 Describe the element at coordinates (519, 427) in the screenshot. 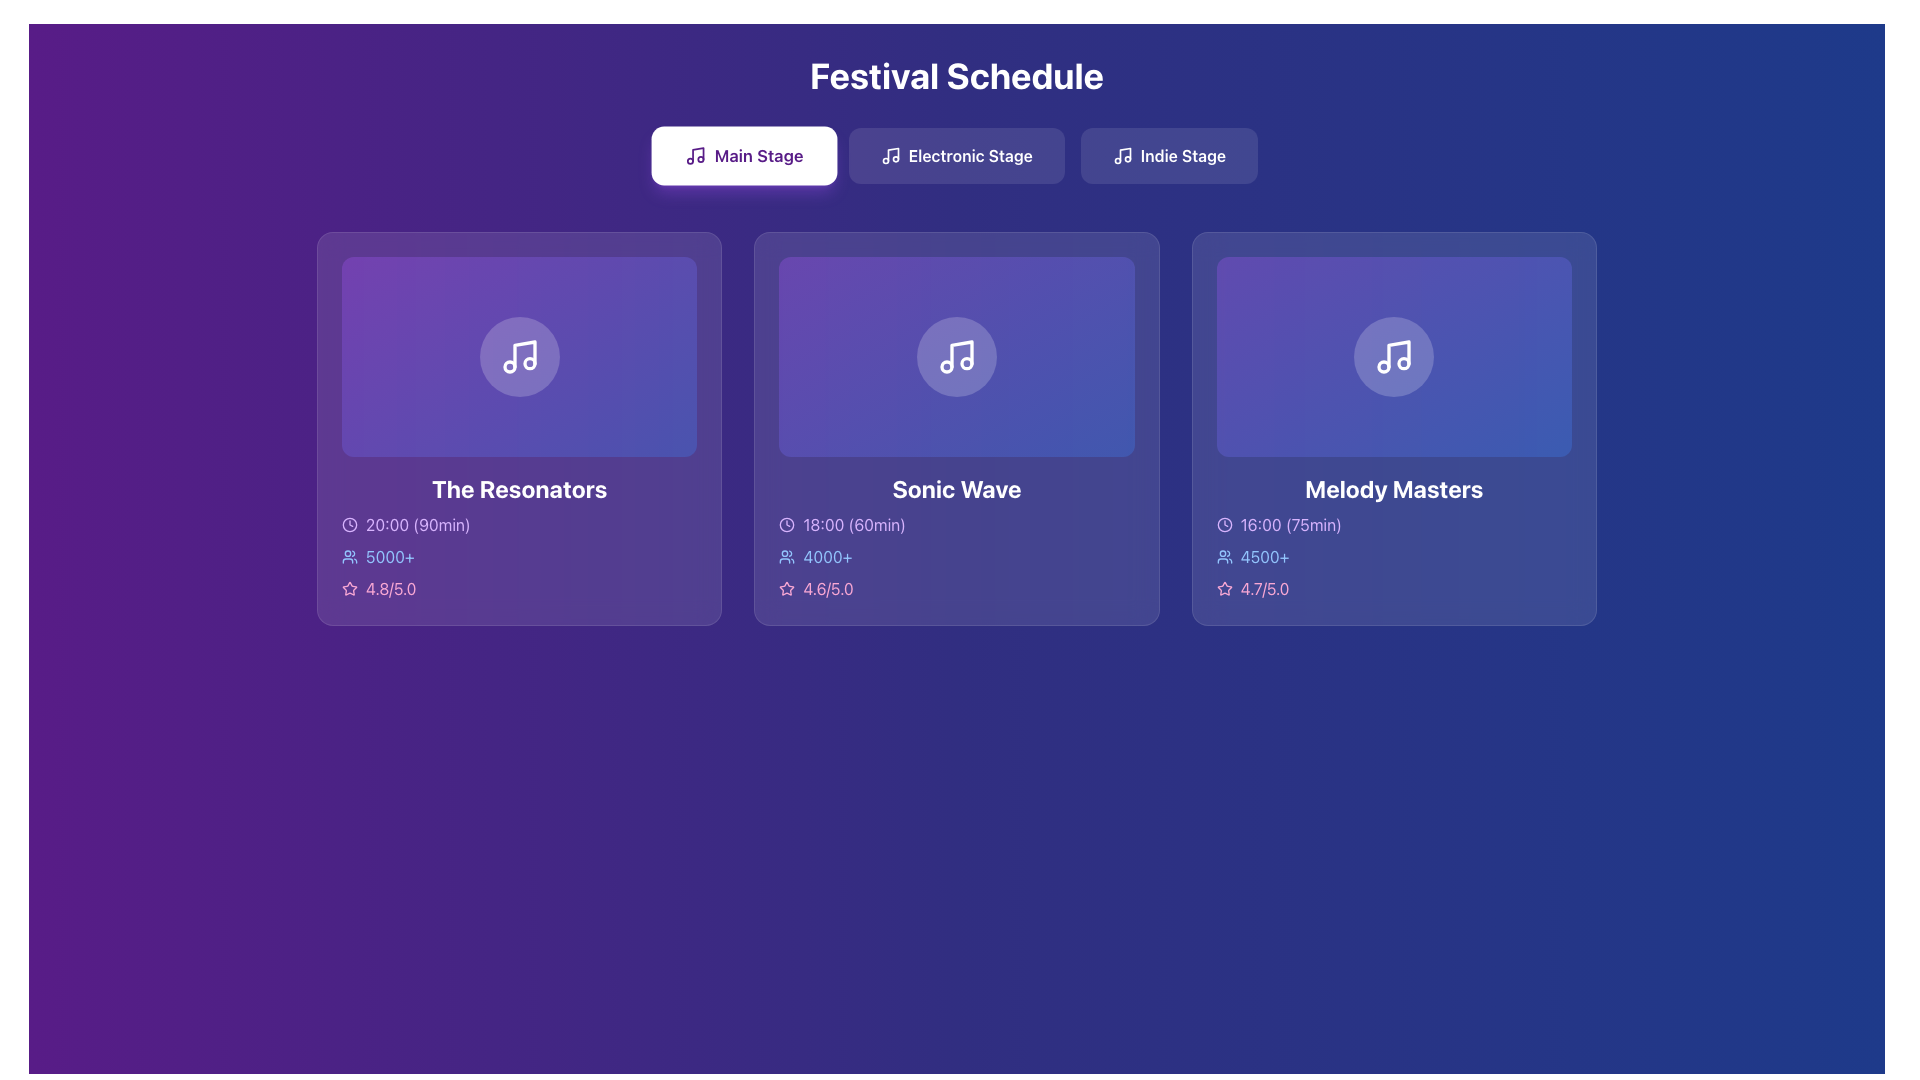

I see `the first Informational Card in the 'Main Stage' category of the 'Festival Schedule', which displays details about a specific event` at that location.